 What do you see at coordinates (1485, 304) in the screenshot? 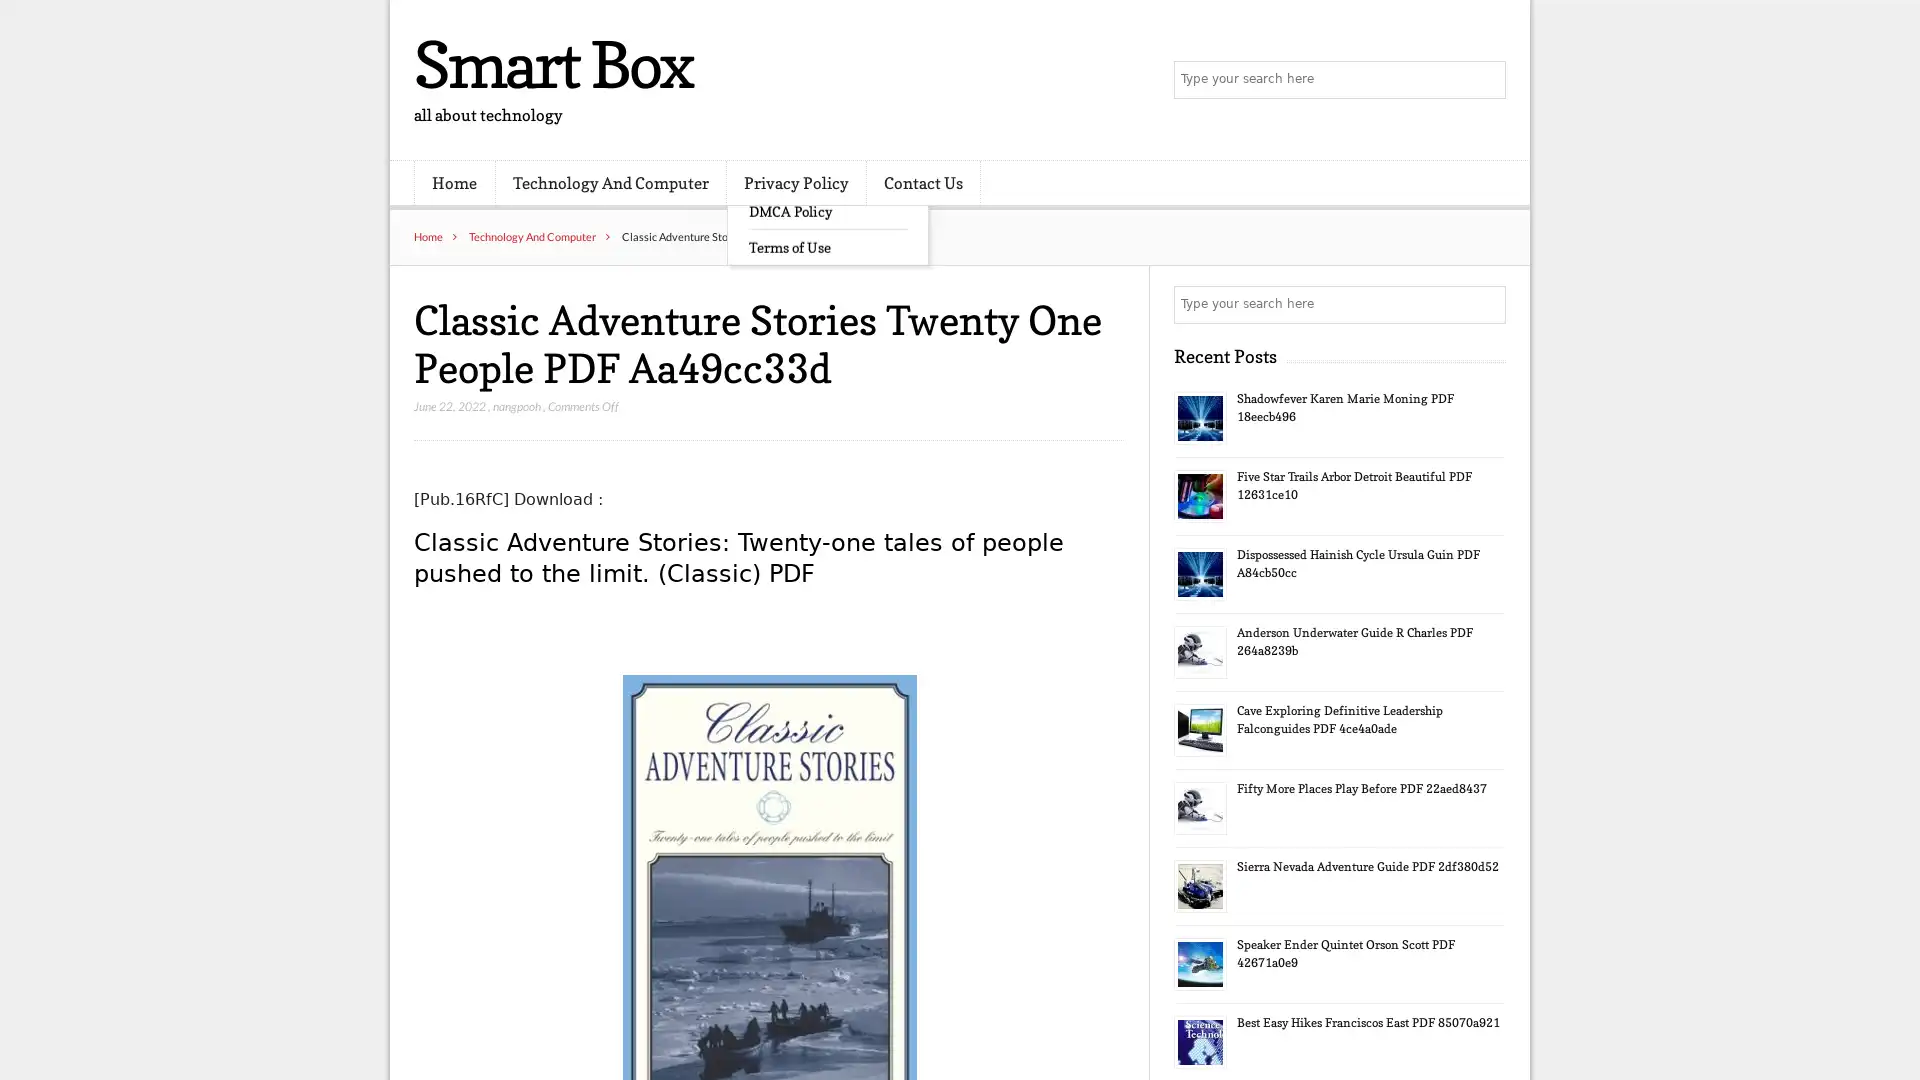
I see `Search` at bounding box center [1485, 304].